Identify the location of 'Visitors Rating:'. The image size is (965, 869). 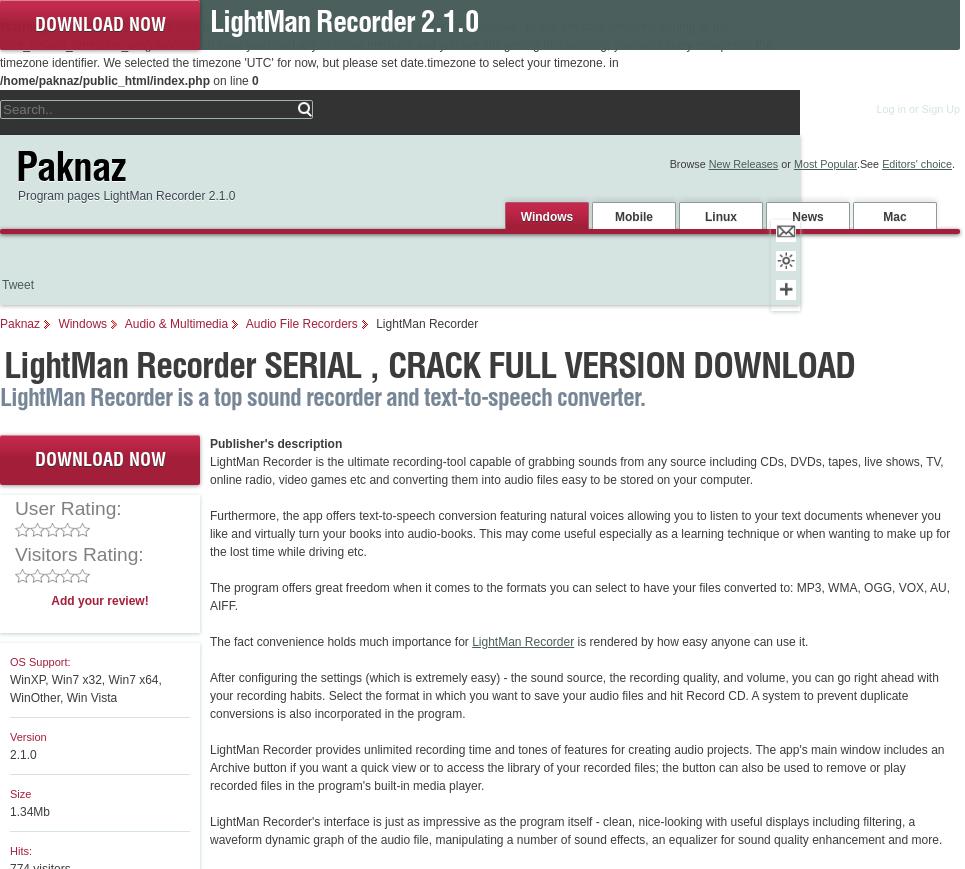
(78, 554).